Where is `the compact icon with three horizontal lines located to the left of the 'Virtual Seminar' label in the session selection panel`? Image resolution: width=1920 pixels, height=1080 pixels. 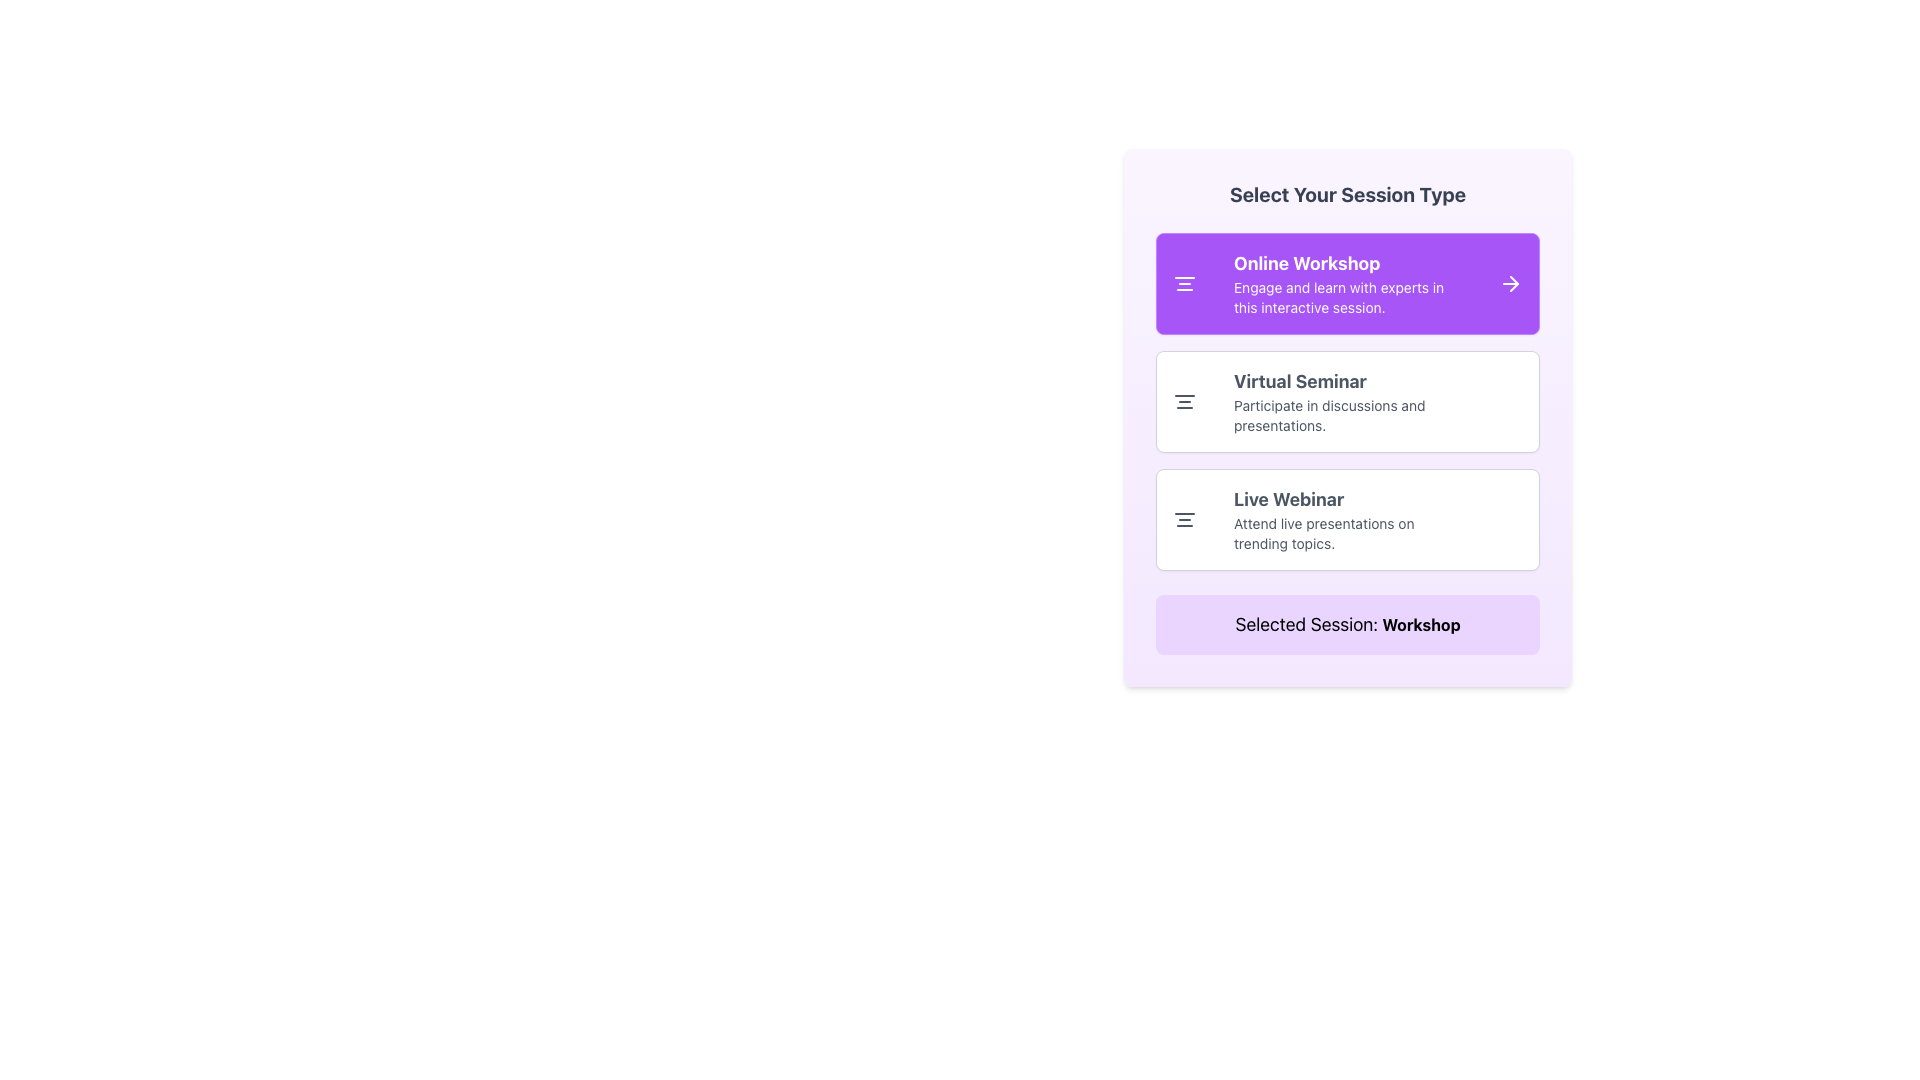
the compact icon with three horizontal lines located to the left of the 'Virtual Seminar' label in the session selection panel is located at coordinates (1185, 401).